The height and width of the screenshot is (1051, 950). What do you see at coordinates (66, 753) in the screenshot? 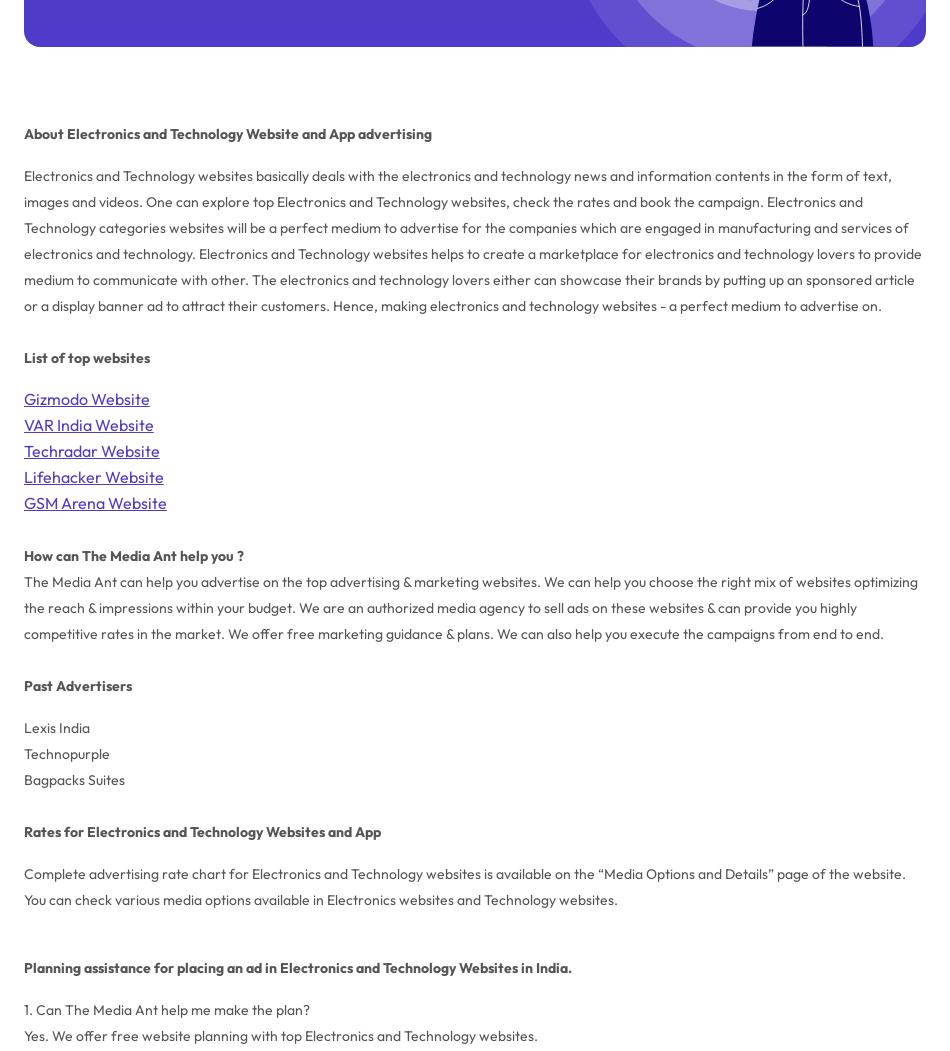
I see `'Technopurple'` at bounding box center [66, 753].